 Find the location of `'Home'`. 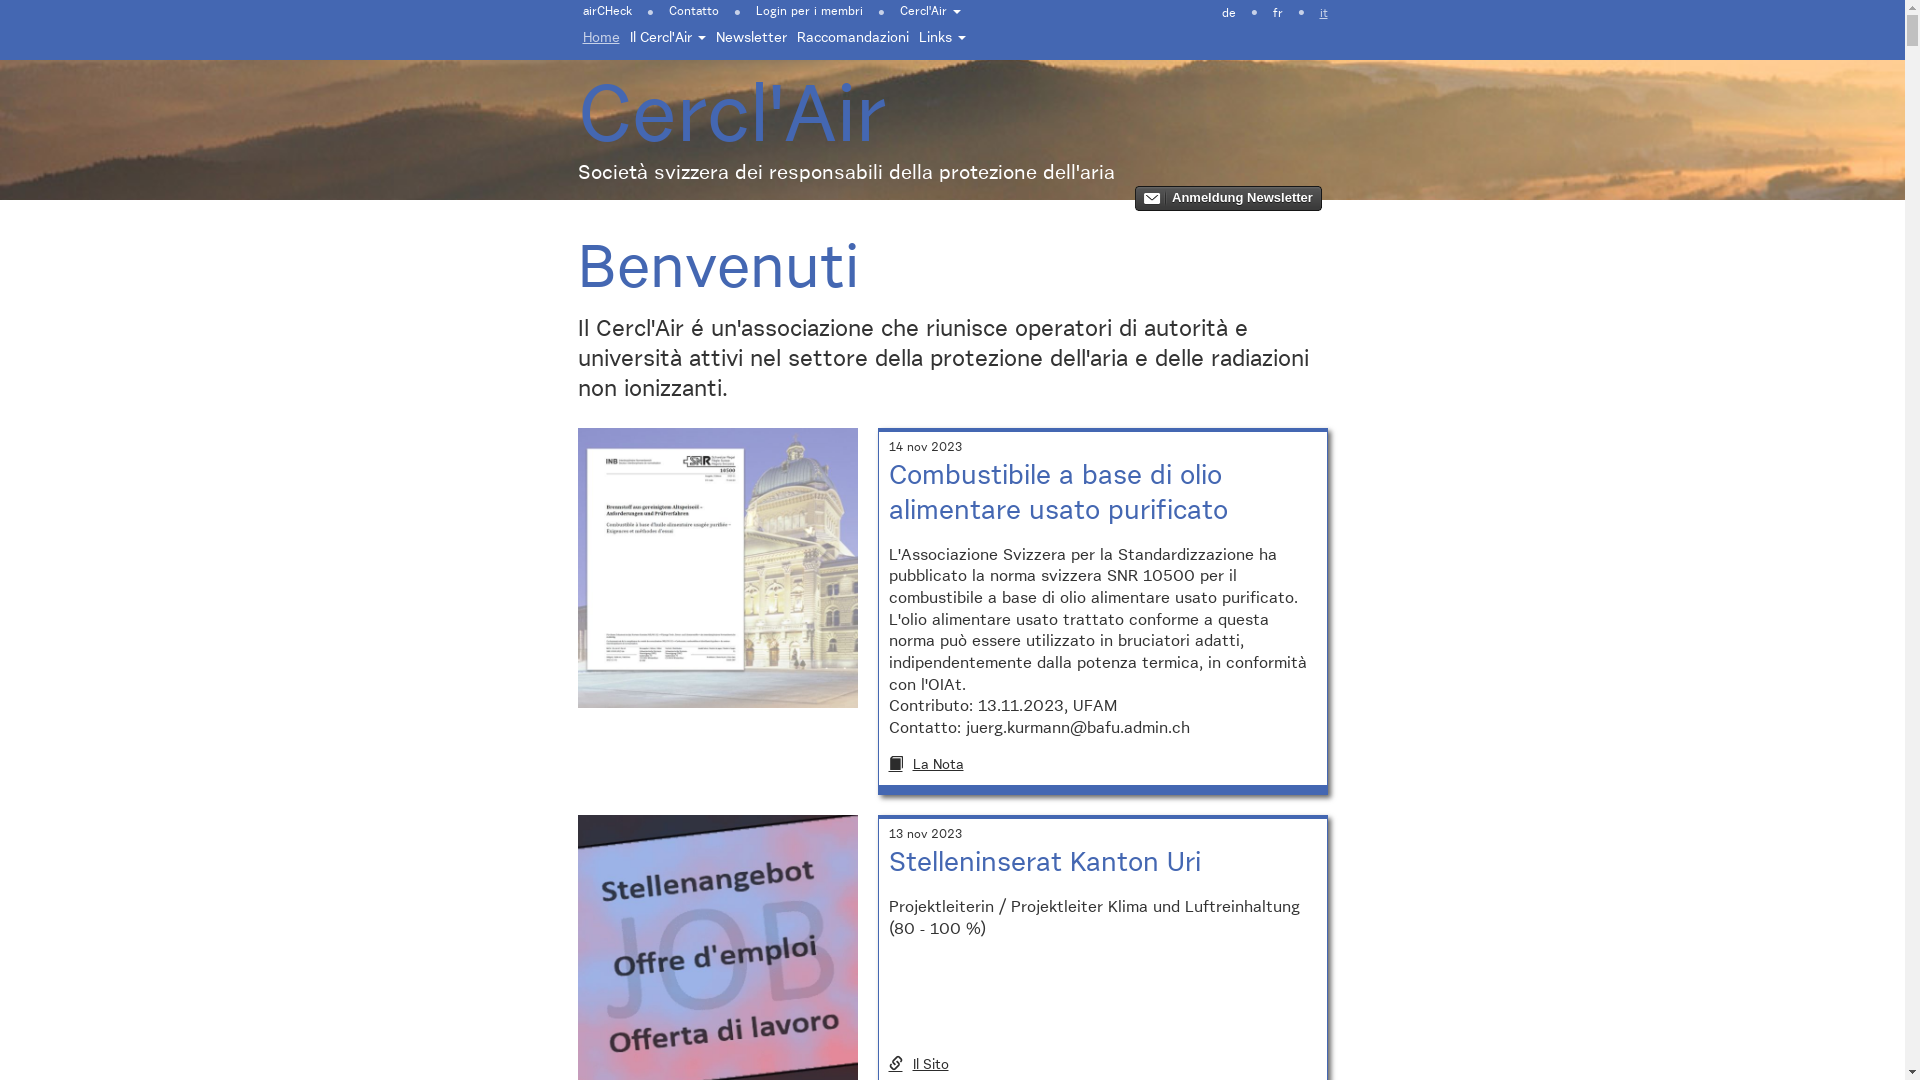

'Home' is located at coordinates (600, 38).